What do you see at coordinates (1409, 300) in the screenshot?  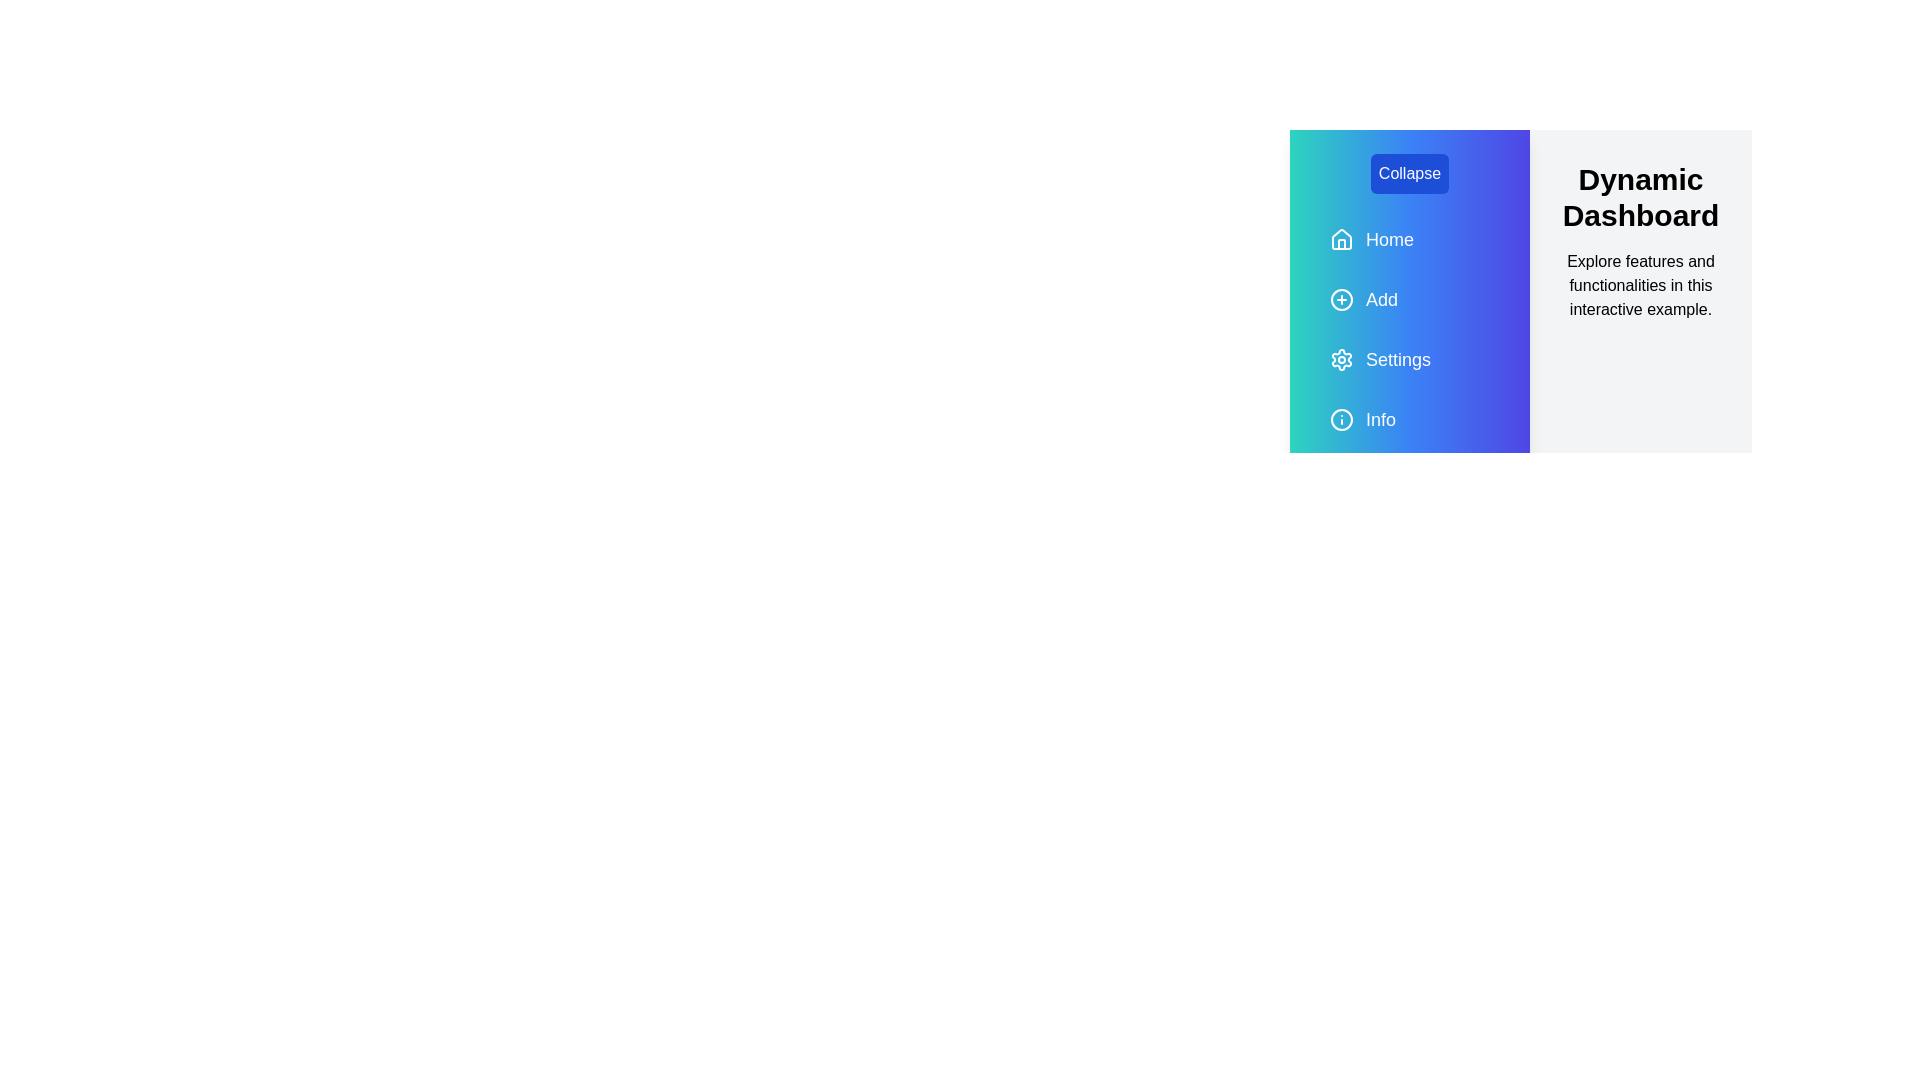 I see `the 'Add' navigation item to navigate to its associated section` at bounding box center [1409, 300].